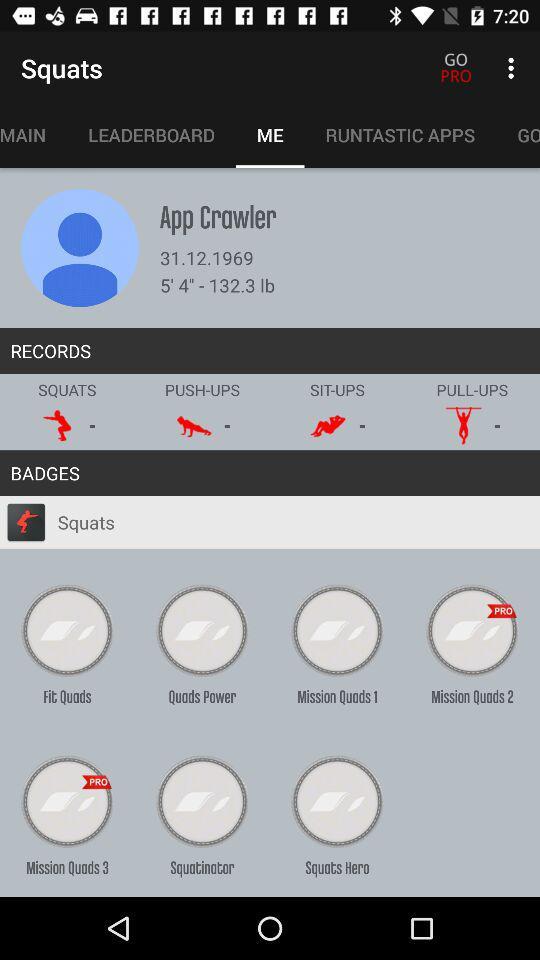  Describe the element at coordinates (32, 134) in the screenshot. I see `the item next to leaderboard icon` at that location.